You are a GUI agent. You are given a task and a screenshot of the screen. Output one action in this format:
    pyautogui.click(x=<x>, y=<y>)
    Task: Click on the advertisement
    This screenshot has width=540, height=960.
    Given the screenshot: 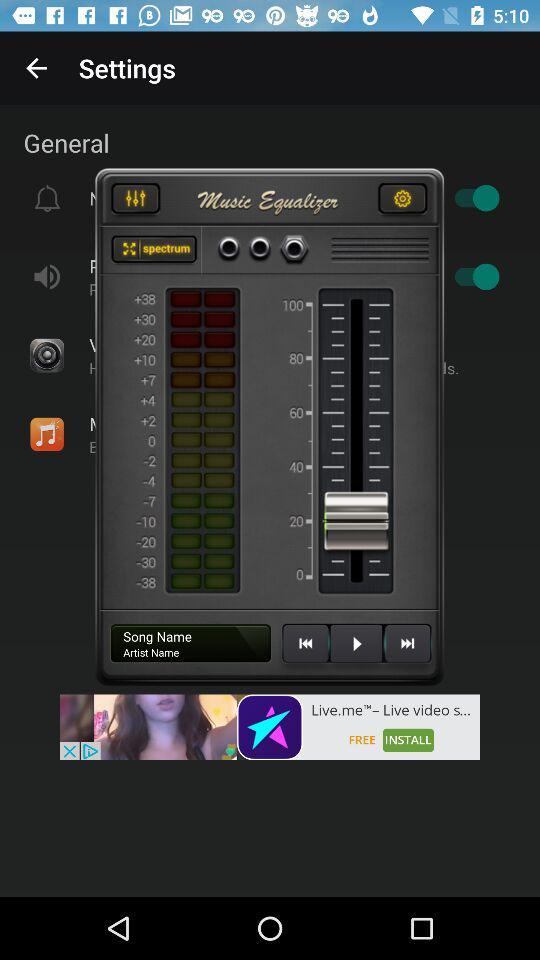 What is the action you would take?
    pyautogui.click(x=270, y=726)
    